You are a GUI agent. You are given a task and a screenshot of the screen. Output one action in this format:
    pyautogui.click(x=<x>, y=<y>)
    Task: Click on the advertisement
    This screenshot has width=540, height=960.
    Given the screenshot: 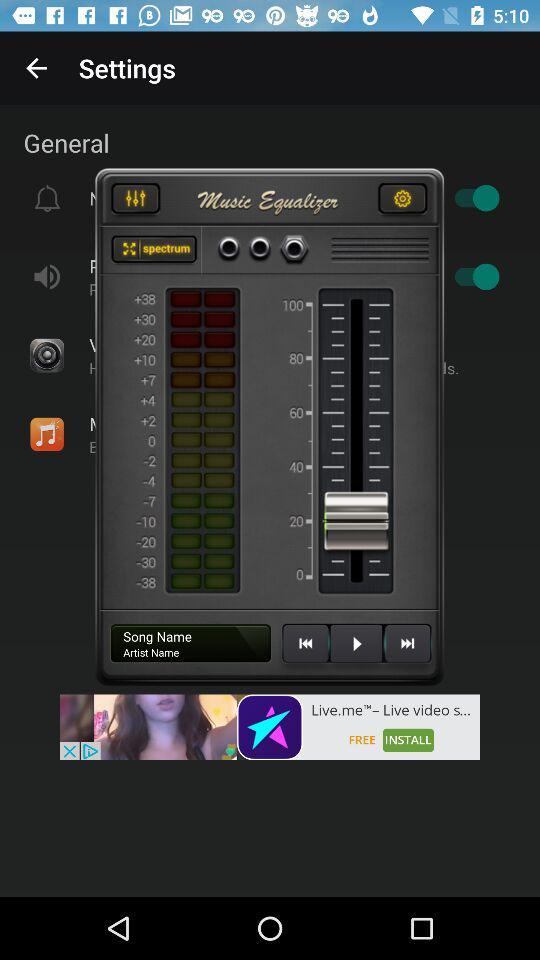 What is the action you would take?
    pyautogui.click(x=270, y=726)
    